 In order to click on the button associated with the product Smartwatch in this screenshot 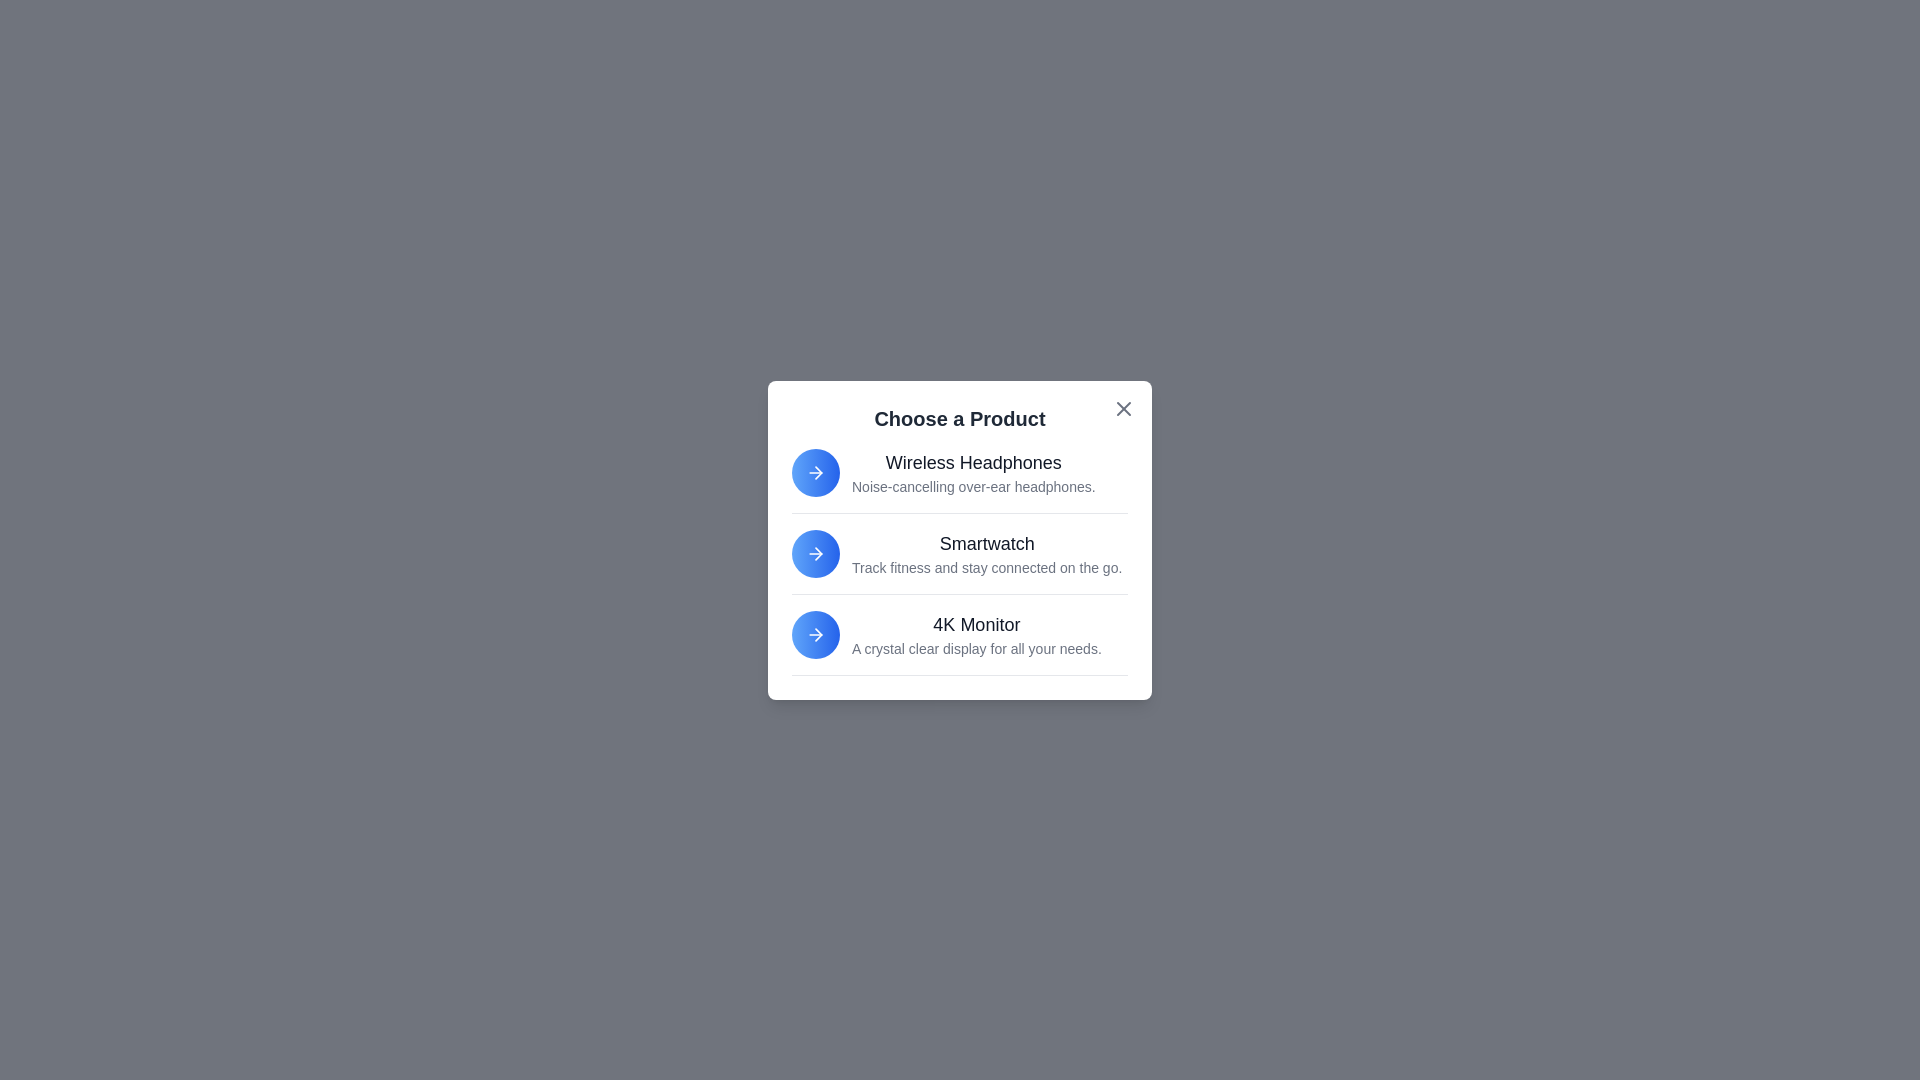, I will do `click(816, 553)`.